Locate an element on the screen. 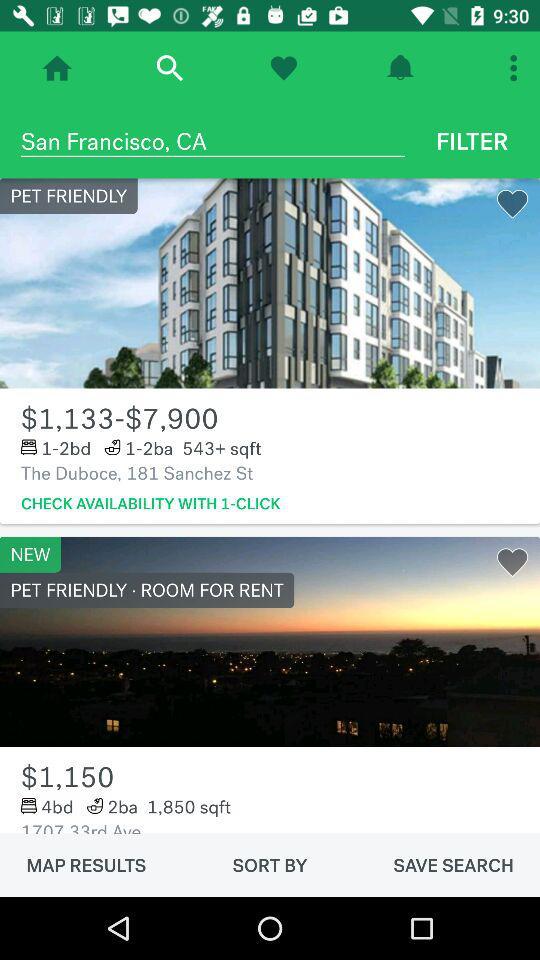 This screenshot has height=960, width=540. filter icon is located at coordinates (472, 140).